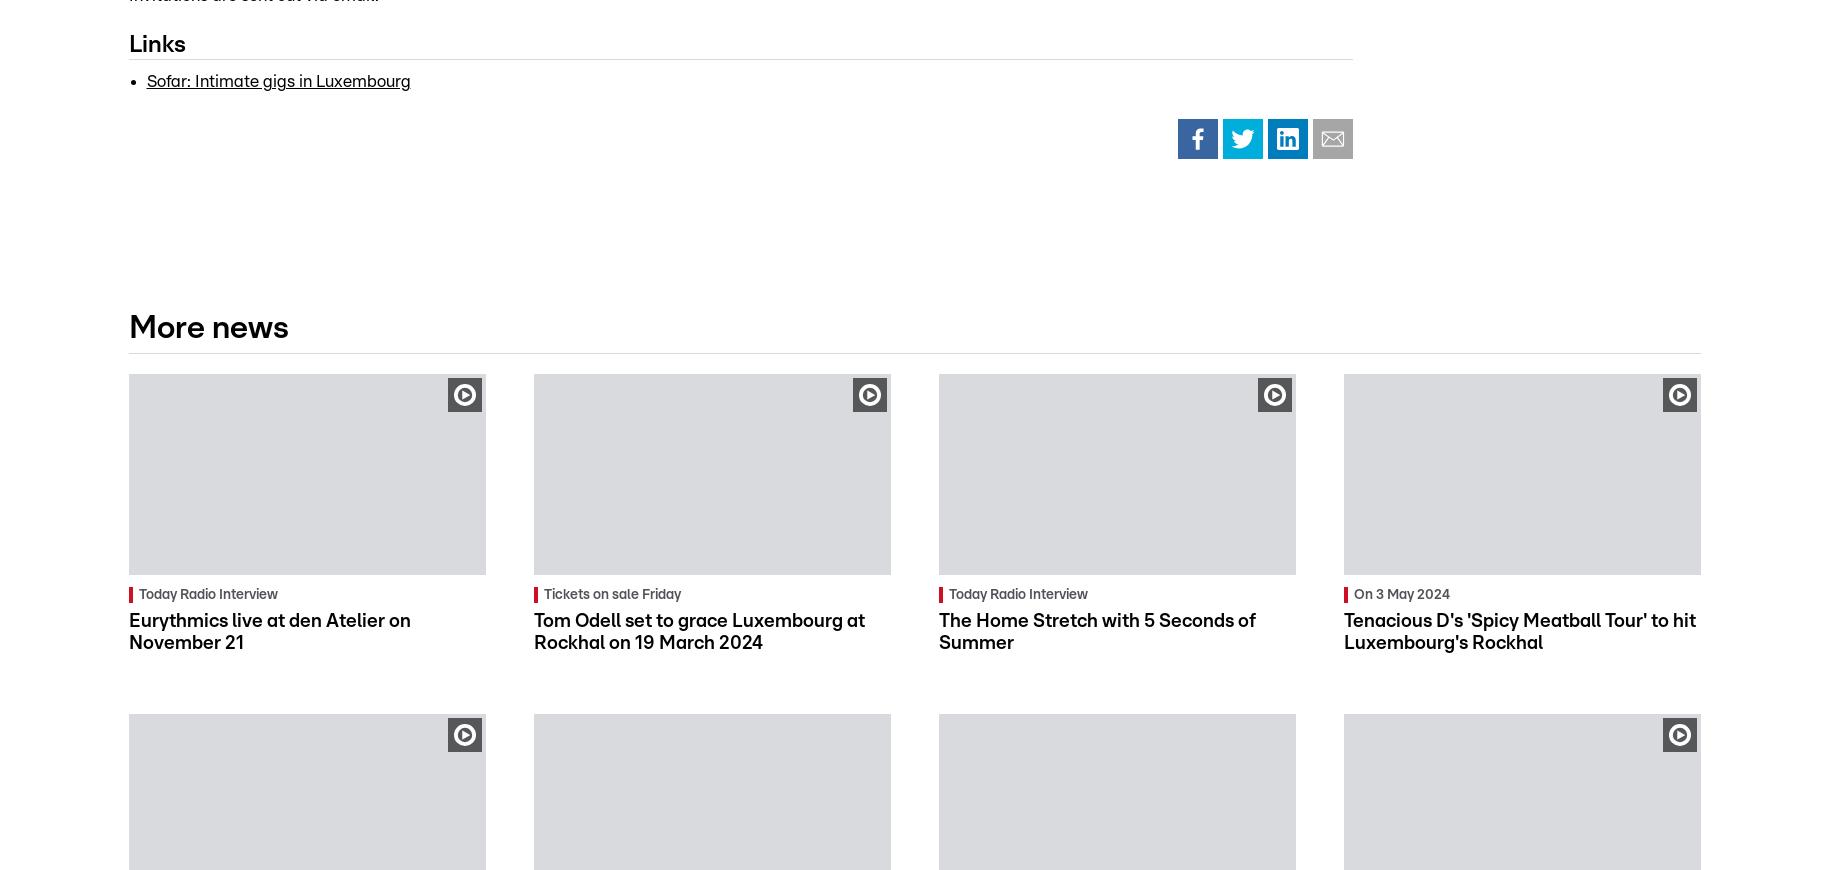 Image resolution: width=1829 pixels, height=870 pixels. Describe the element at coordinates (156, 43) in the screenshot. I see `'Links'` at that location.